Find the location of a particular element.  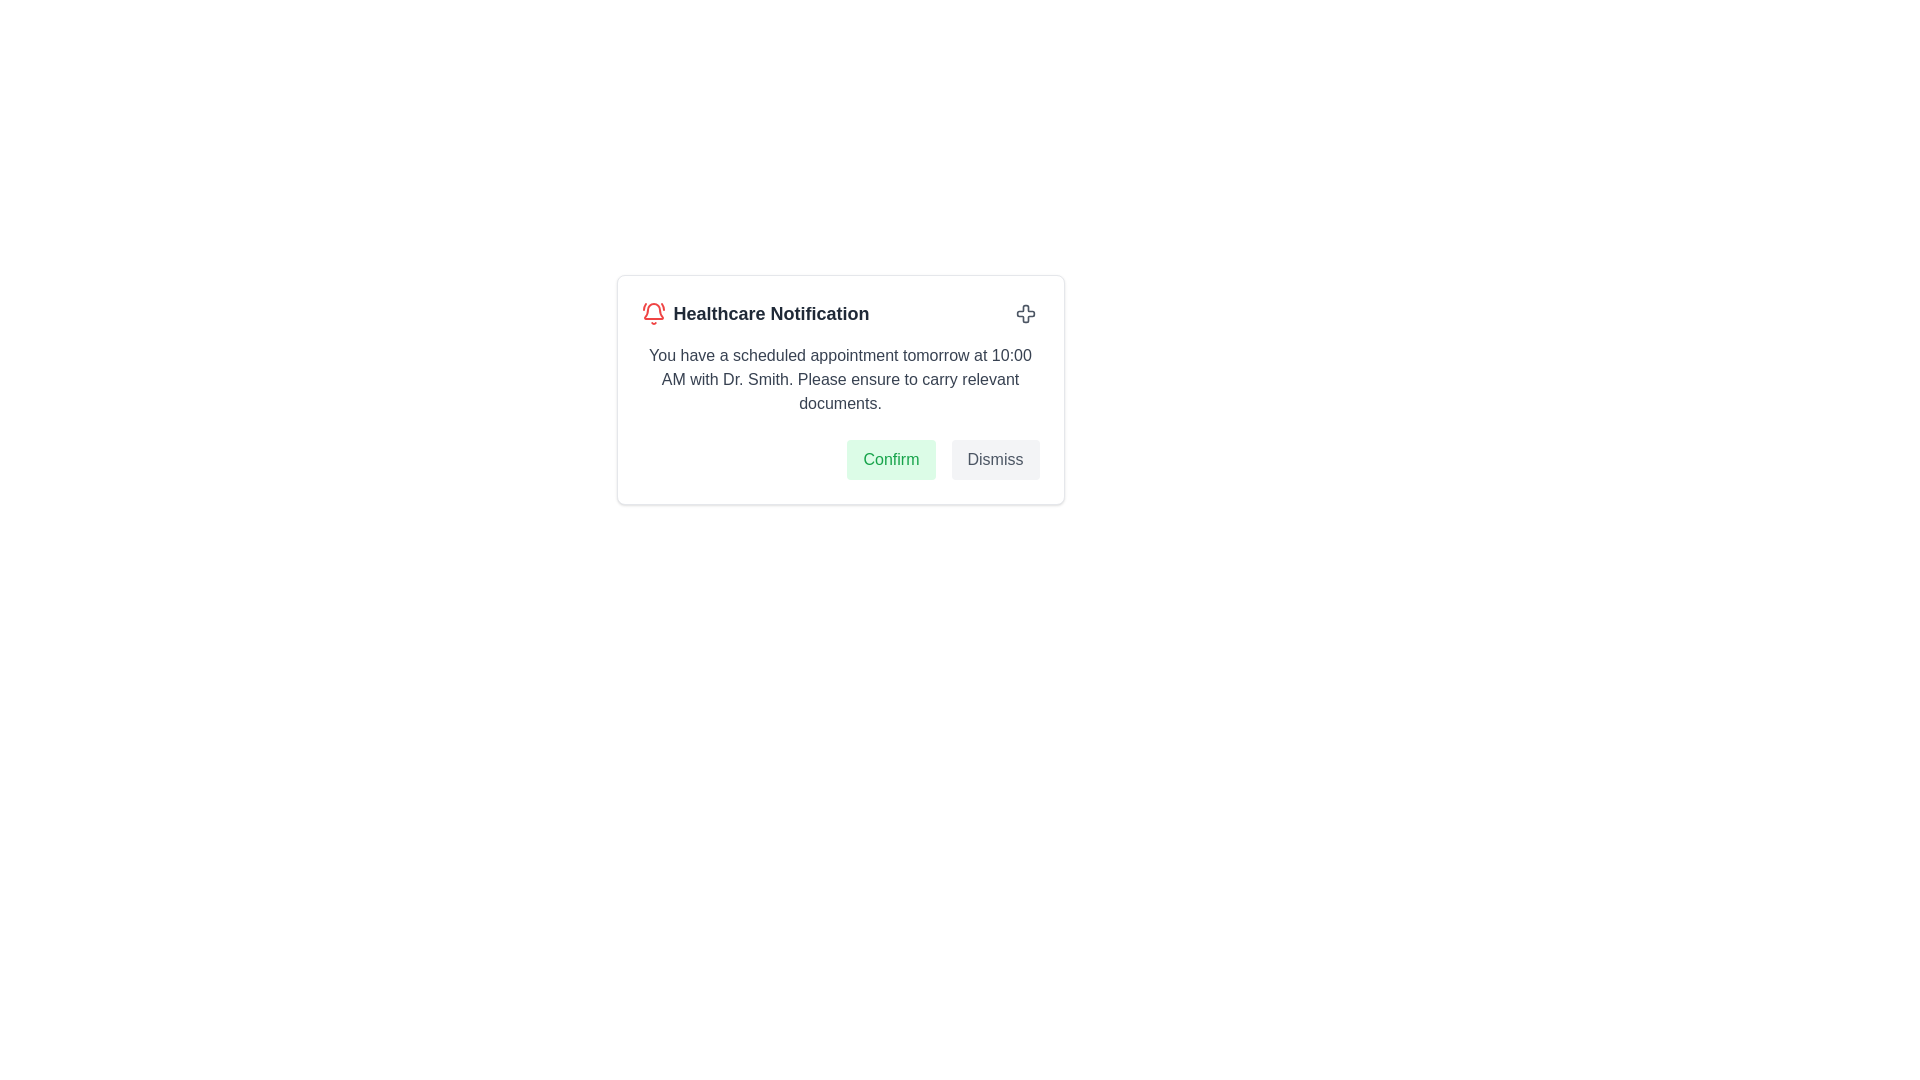

the close icon located in the upper right corner of the notification panel is located at coordinates (1025, 313).